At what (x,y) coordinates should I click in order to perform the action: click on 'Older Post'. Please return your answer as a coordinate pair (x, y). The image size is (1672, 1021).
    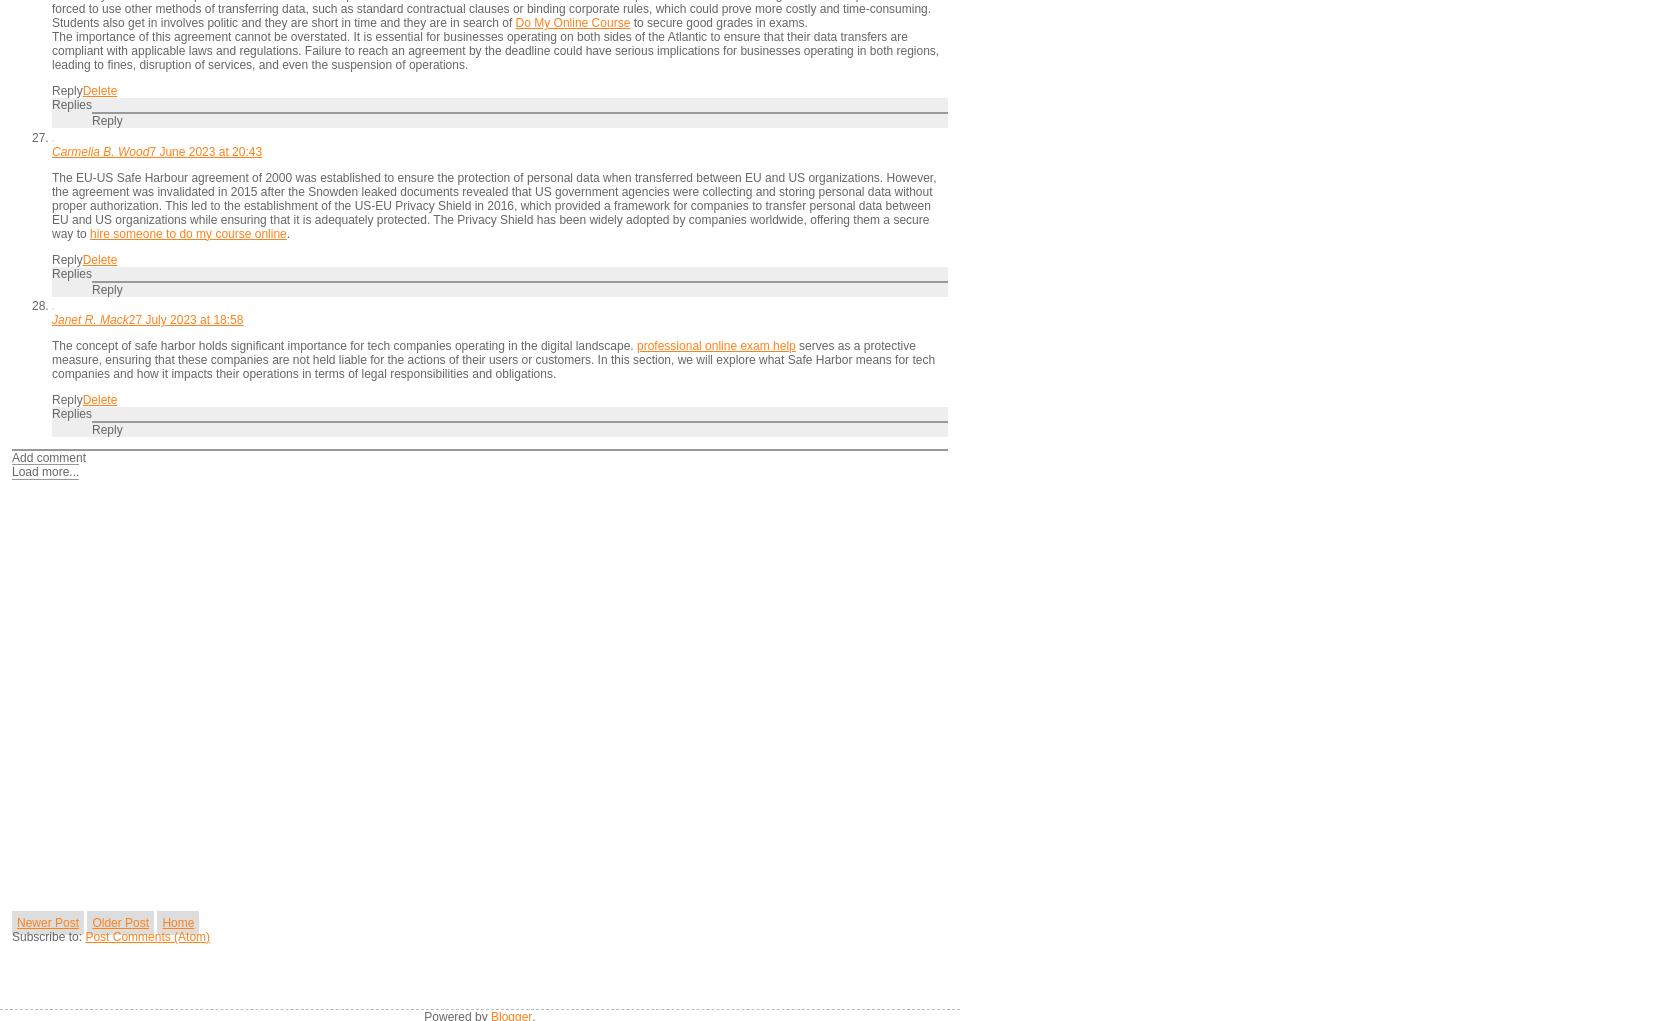
    Looking at the image, I should click on (119, 922).